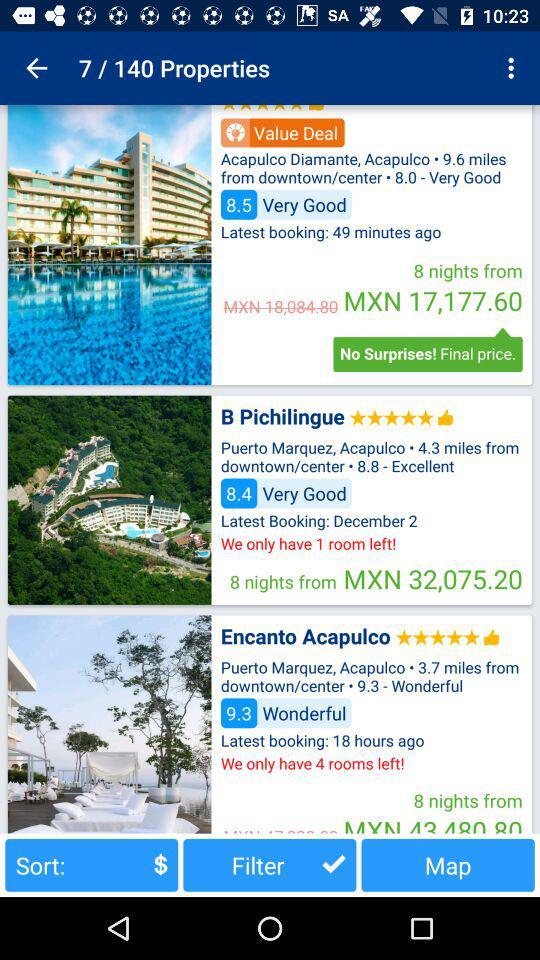 This screenshot has width=540, height=960. I want to click on app to the left of the 7 / 140 properties icon, so click(36, 68).